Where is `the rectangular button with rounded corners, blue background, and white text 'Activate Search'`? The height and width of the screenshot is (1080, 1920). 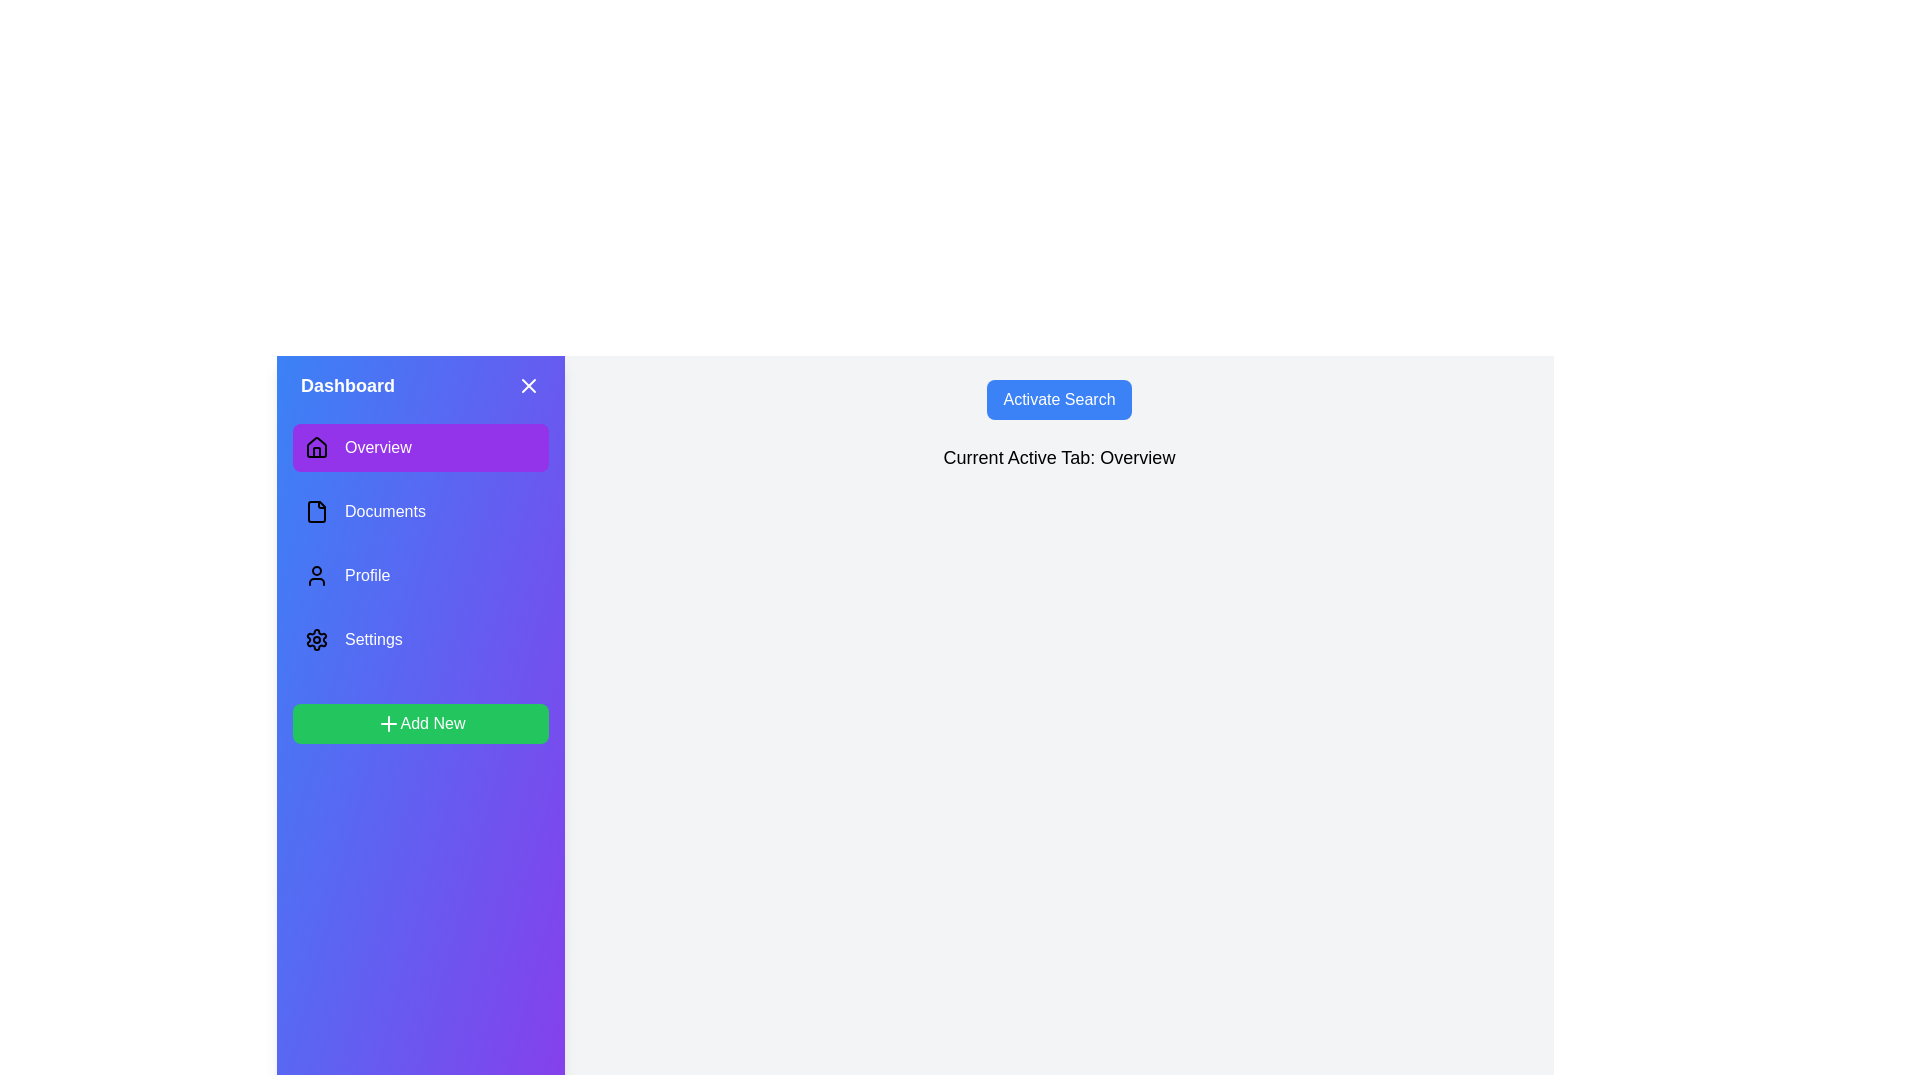
the rectangular button with rounded corners, blue background, and white text 'Activate Search' is located at coordinates (1058, 400).